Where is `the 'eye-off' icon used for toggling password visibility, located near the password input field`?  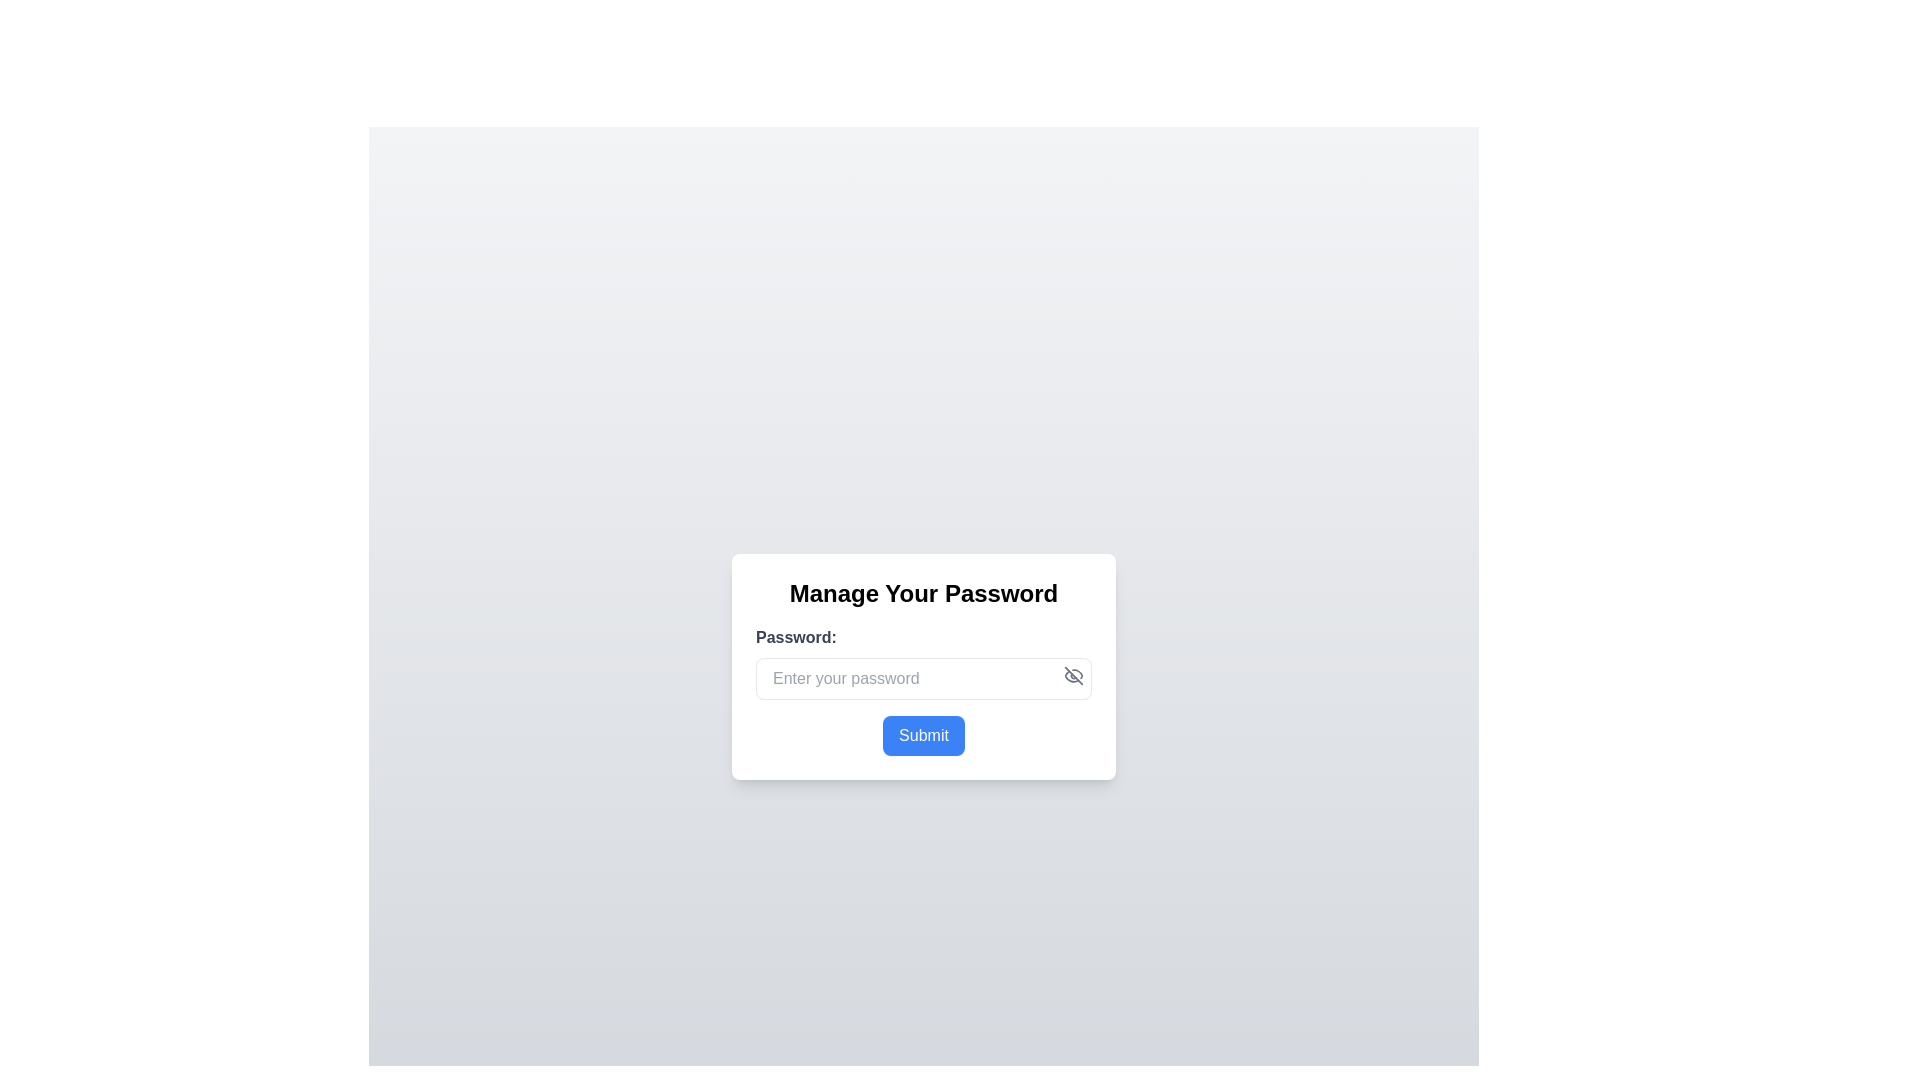
the 'eye-off' icon used for toggling password visibility, located near the password input field is located at coordinates (1073, 675).